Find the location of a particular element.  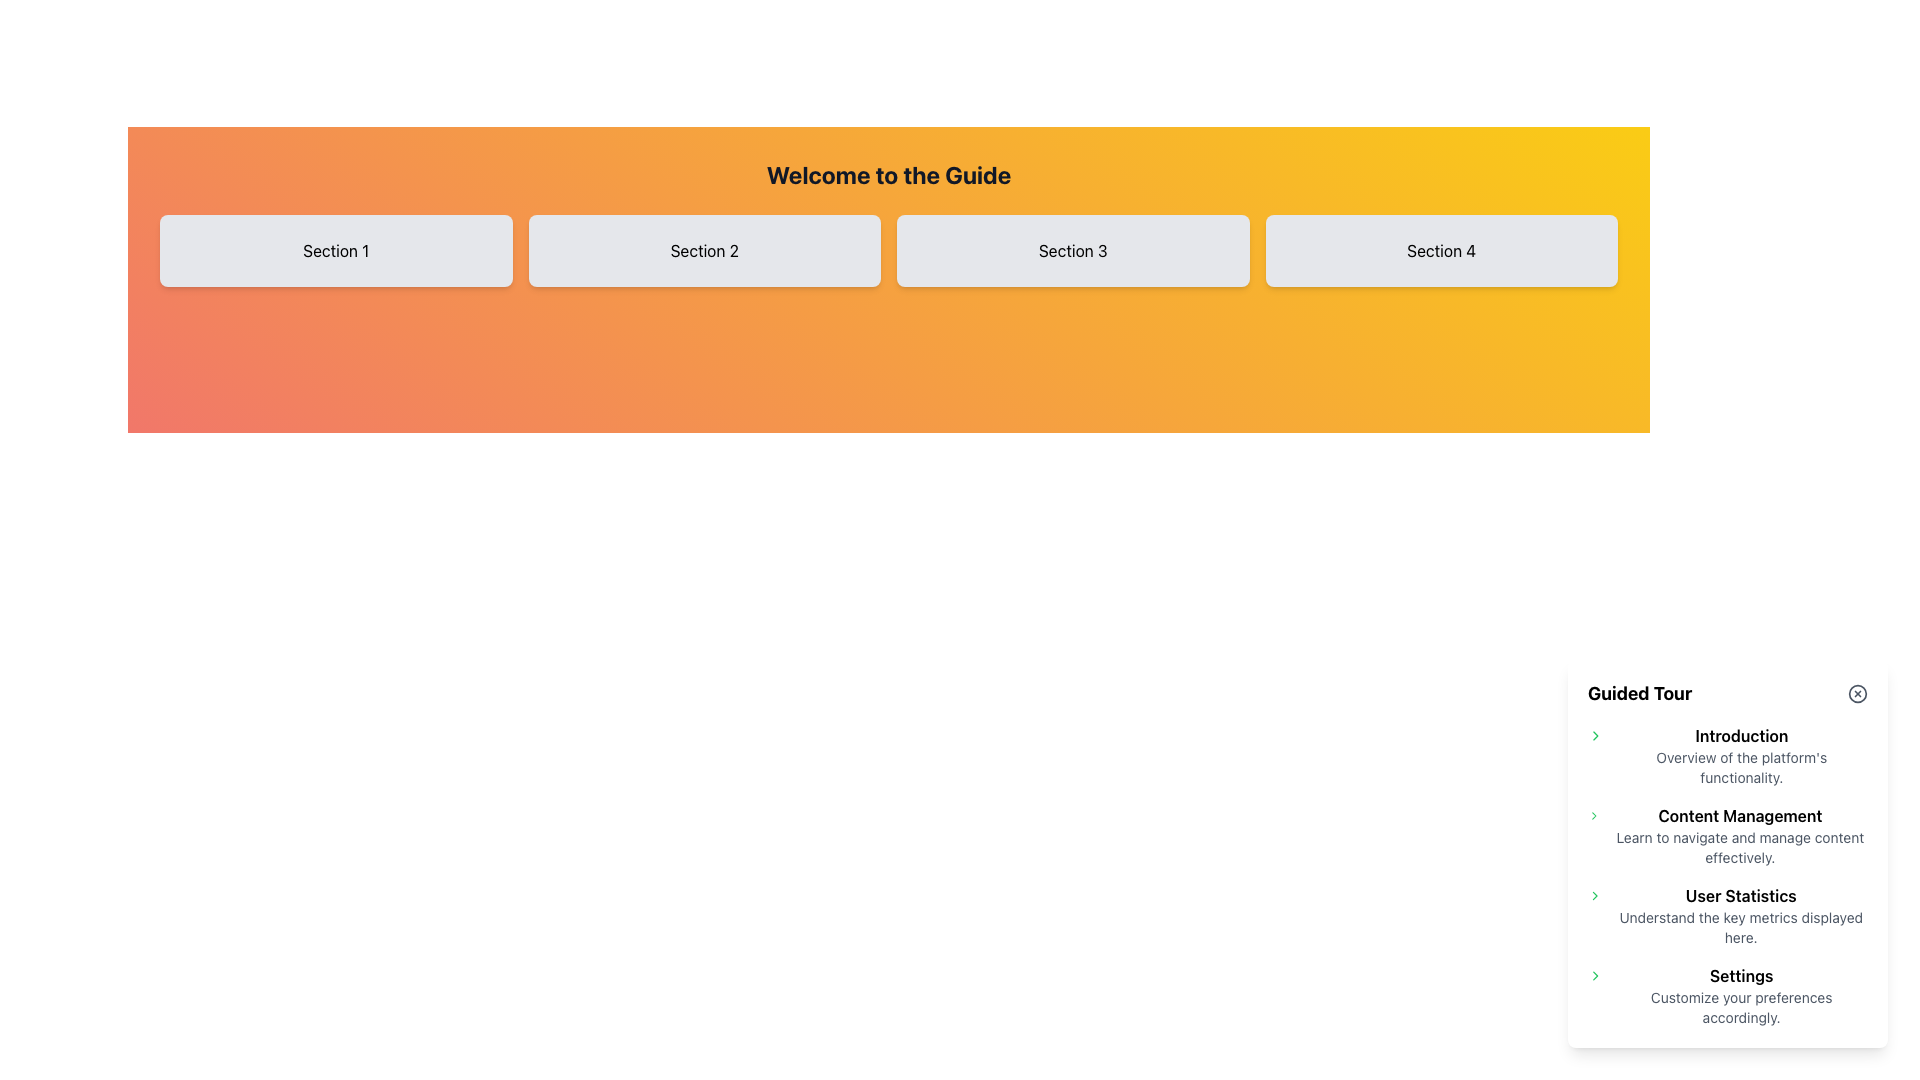

the non-interactive text element located beneath the 'Content Management' heading in the Guided Tour section is located at coordinates (1739, 848).